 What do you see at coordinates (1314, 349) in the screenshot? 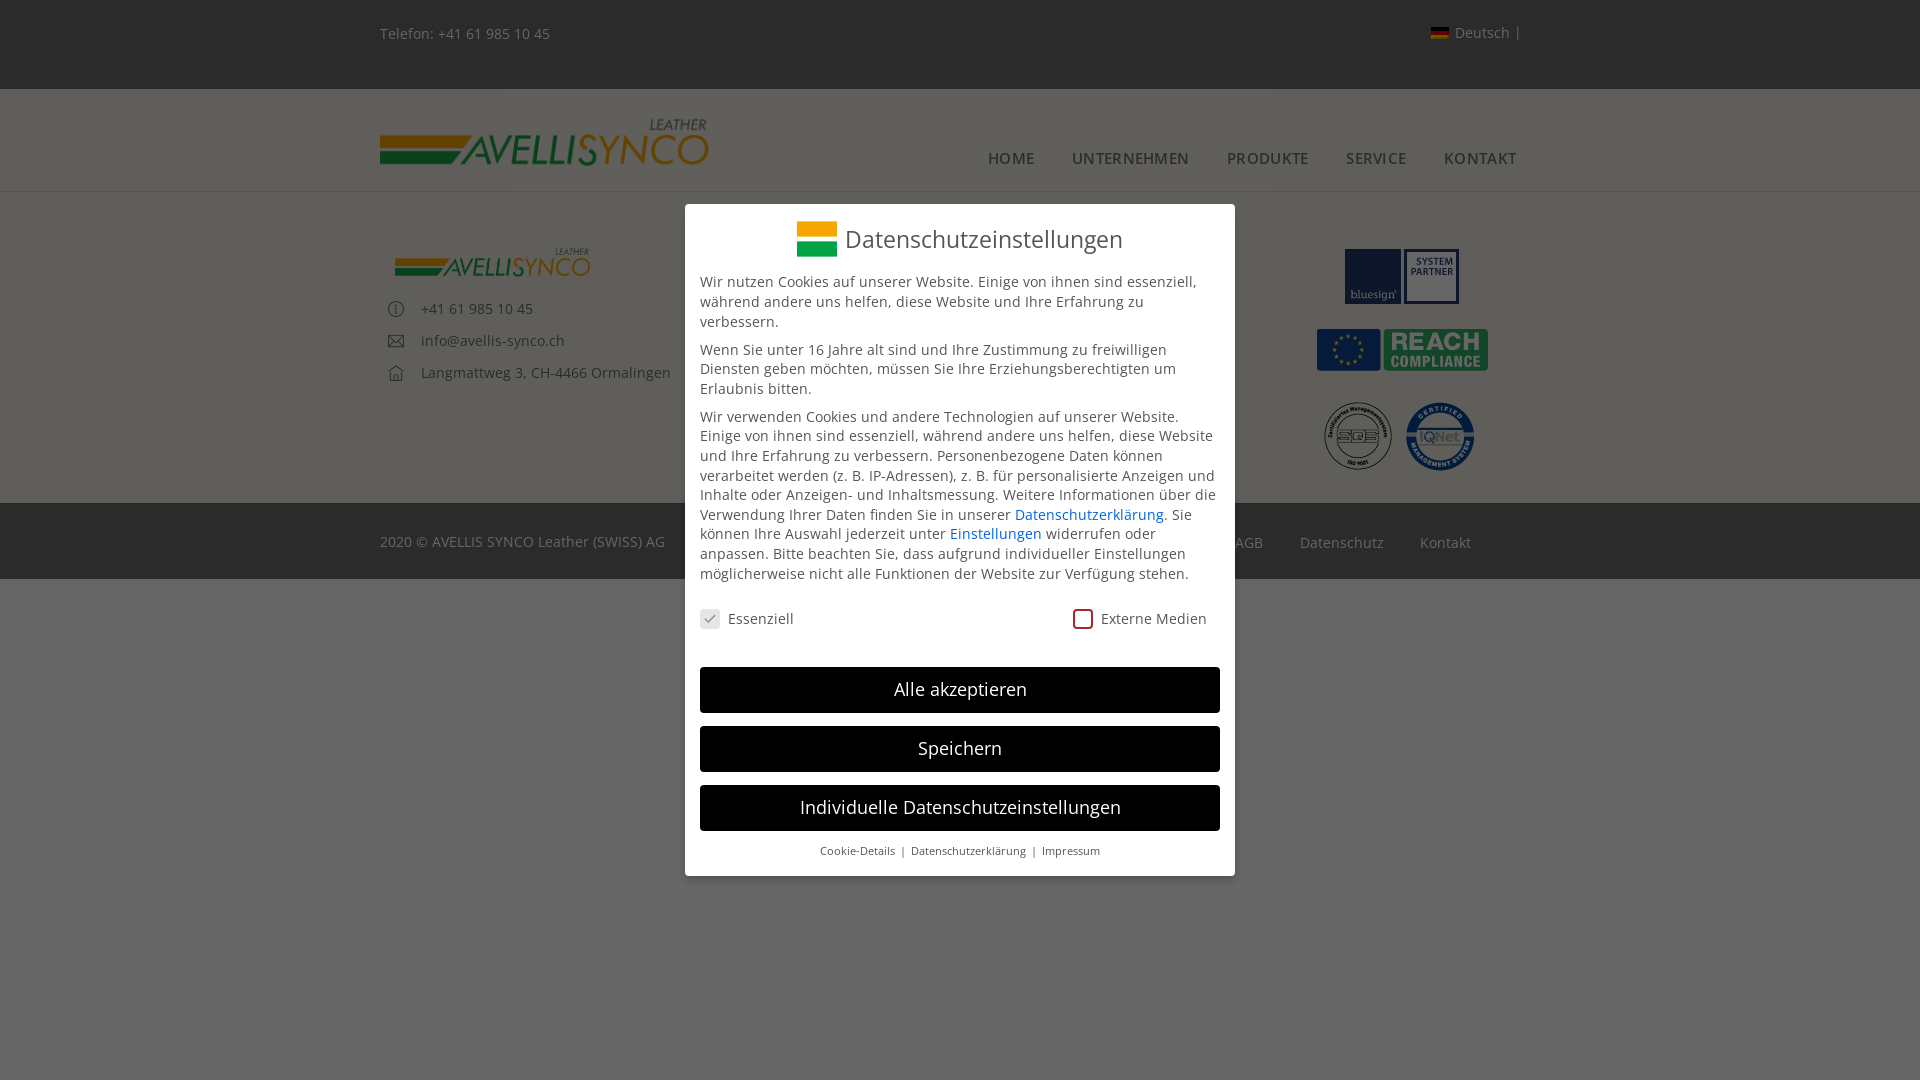
I see `'reach compliance'` at bounding box center [1314, 349].